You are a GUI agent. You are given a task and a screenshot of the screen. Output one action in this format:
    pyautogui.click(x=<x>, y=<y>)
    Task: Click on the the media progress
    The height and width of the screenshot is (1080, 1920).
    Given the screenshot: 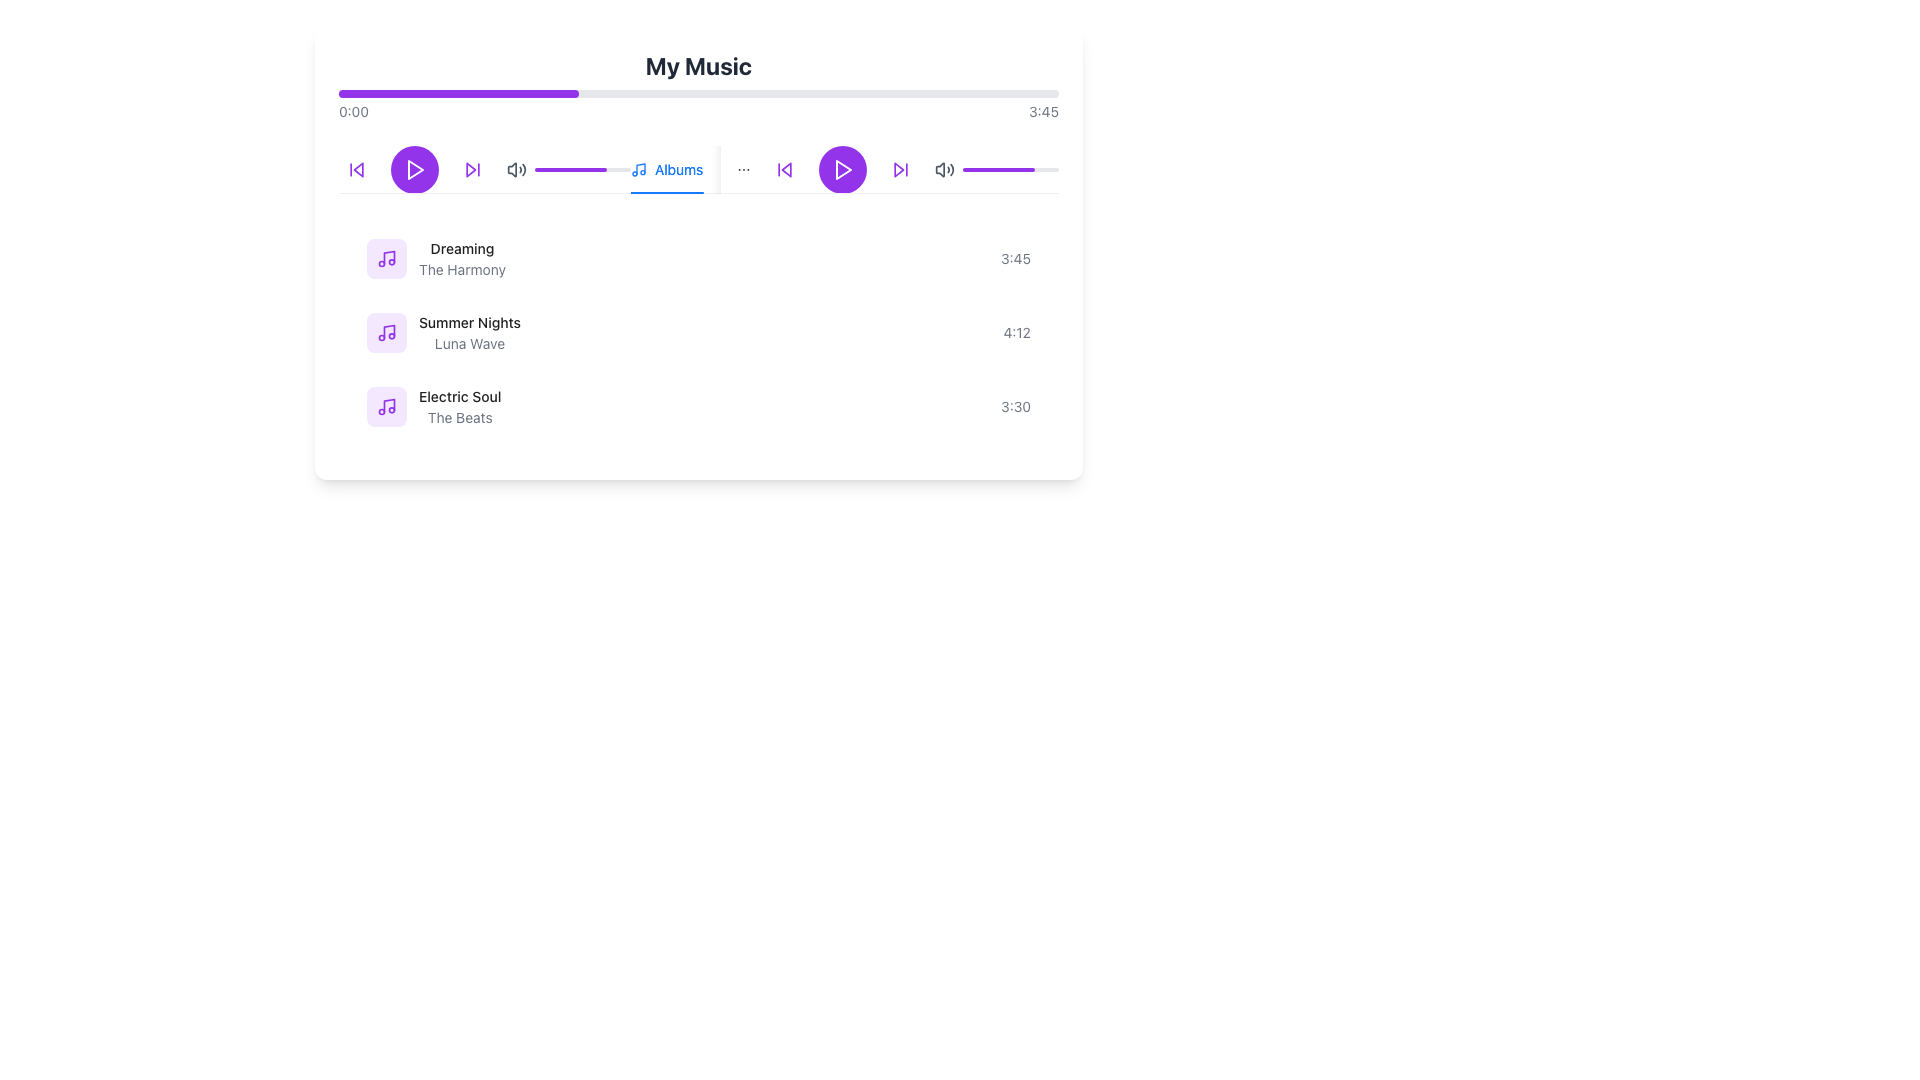 What is the action you would take?
    pyautogui.click(x=533, y=93)
    